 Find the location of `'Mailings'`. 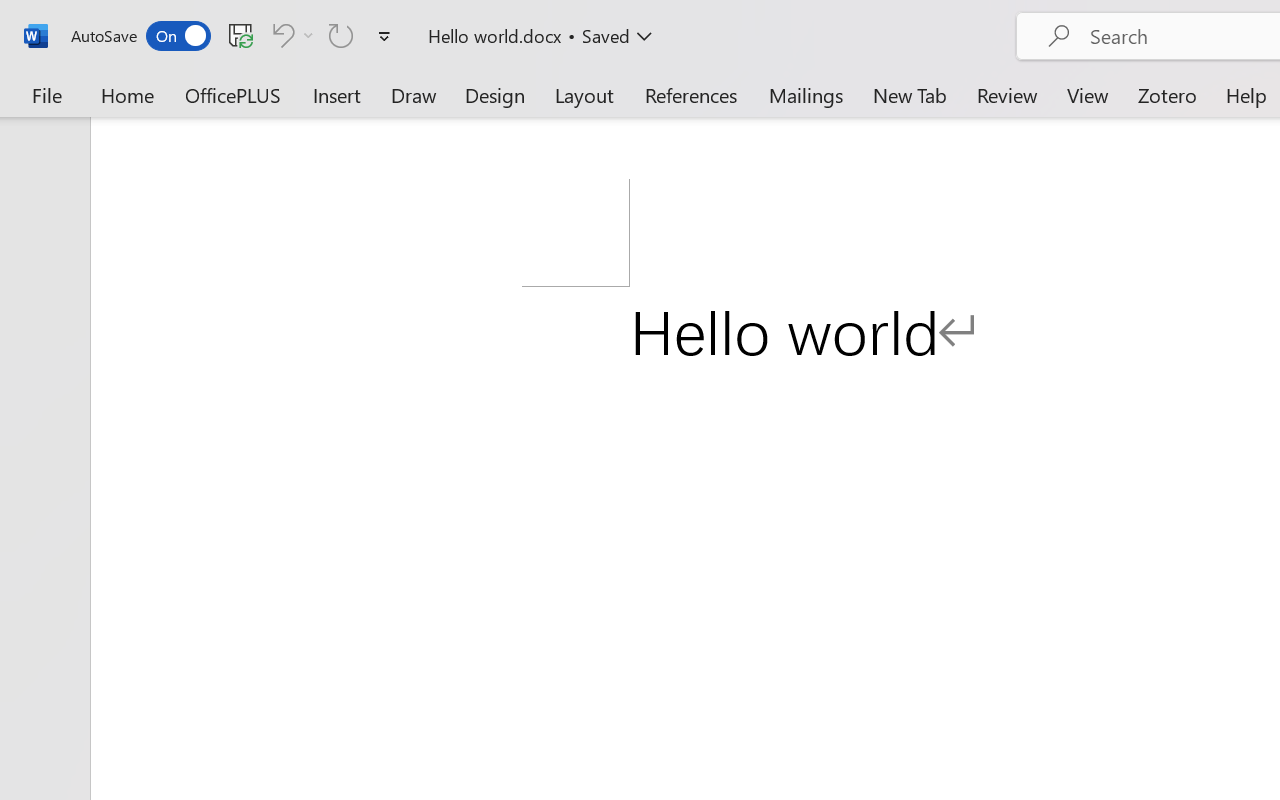

'Mailings' is located at coordinates (806, 94).